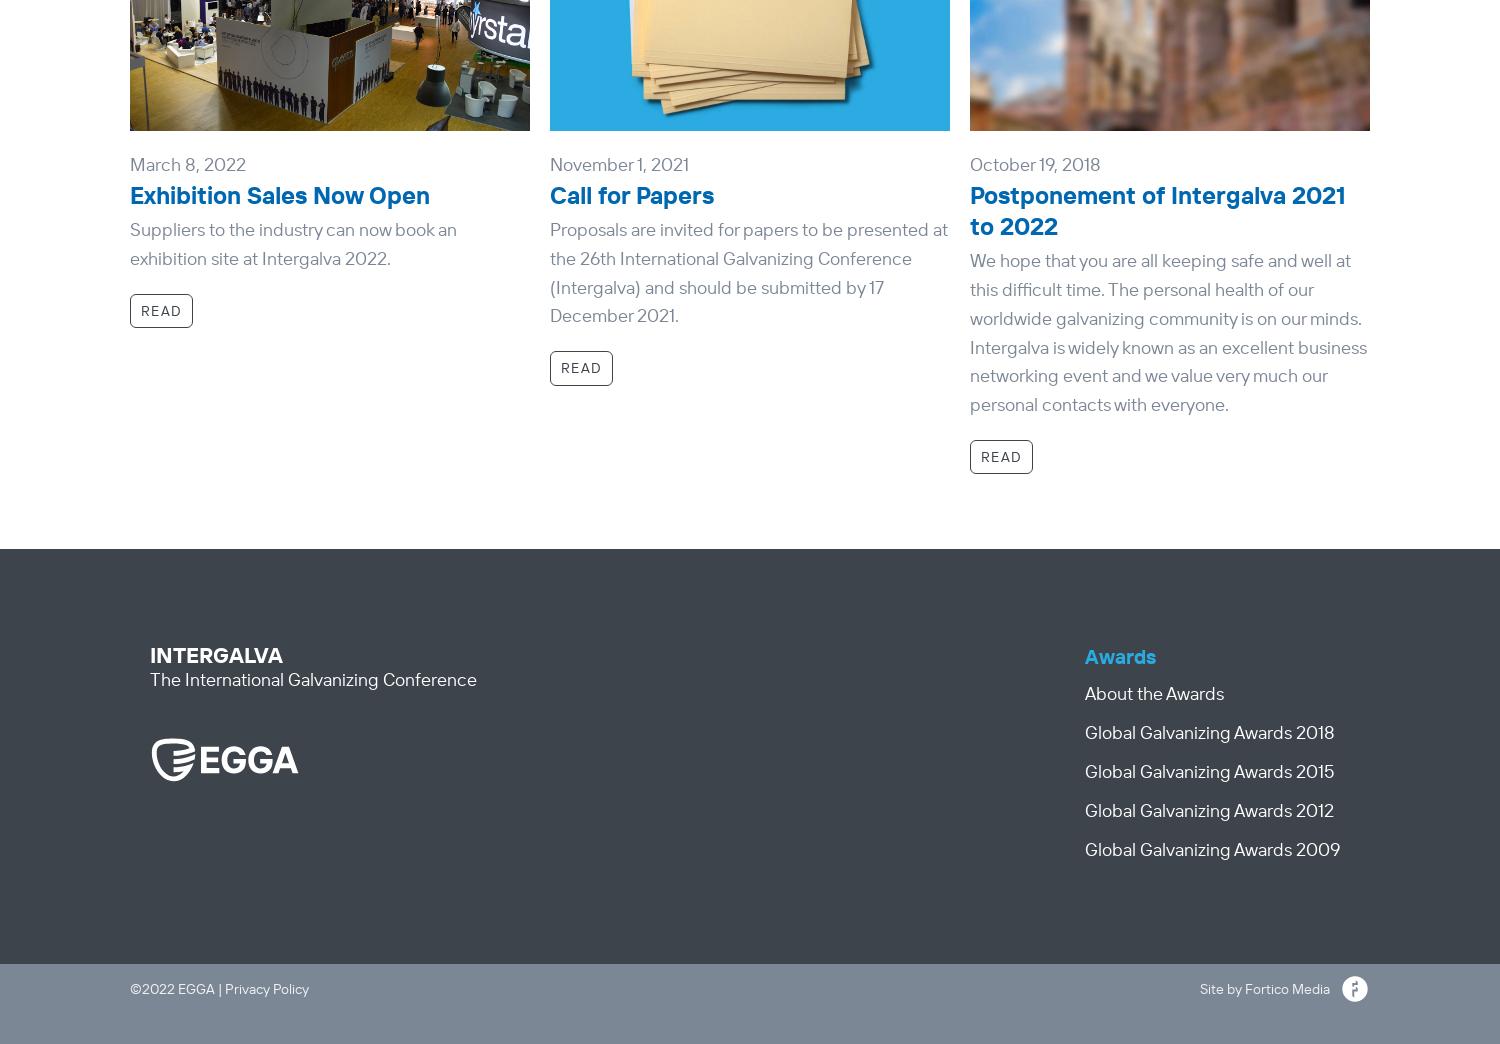  Describe the element at coordinates (1208, 808) in the screenshot. I see `'Global Galvanizing Awards 2012'` at that location.